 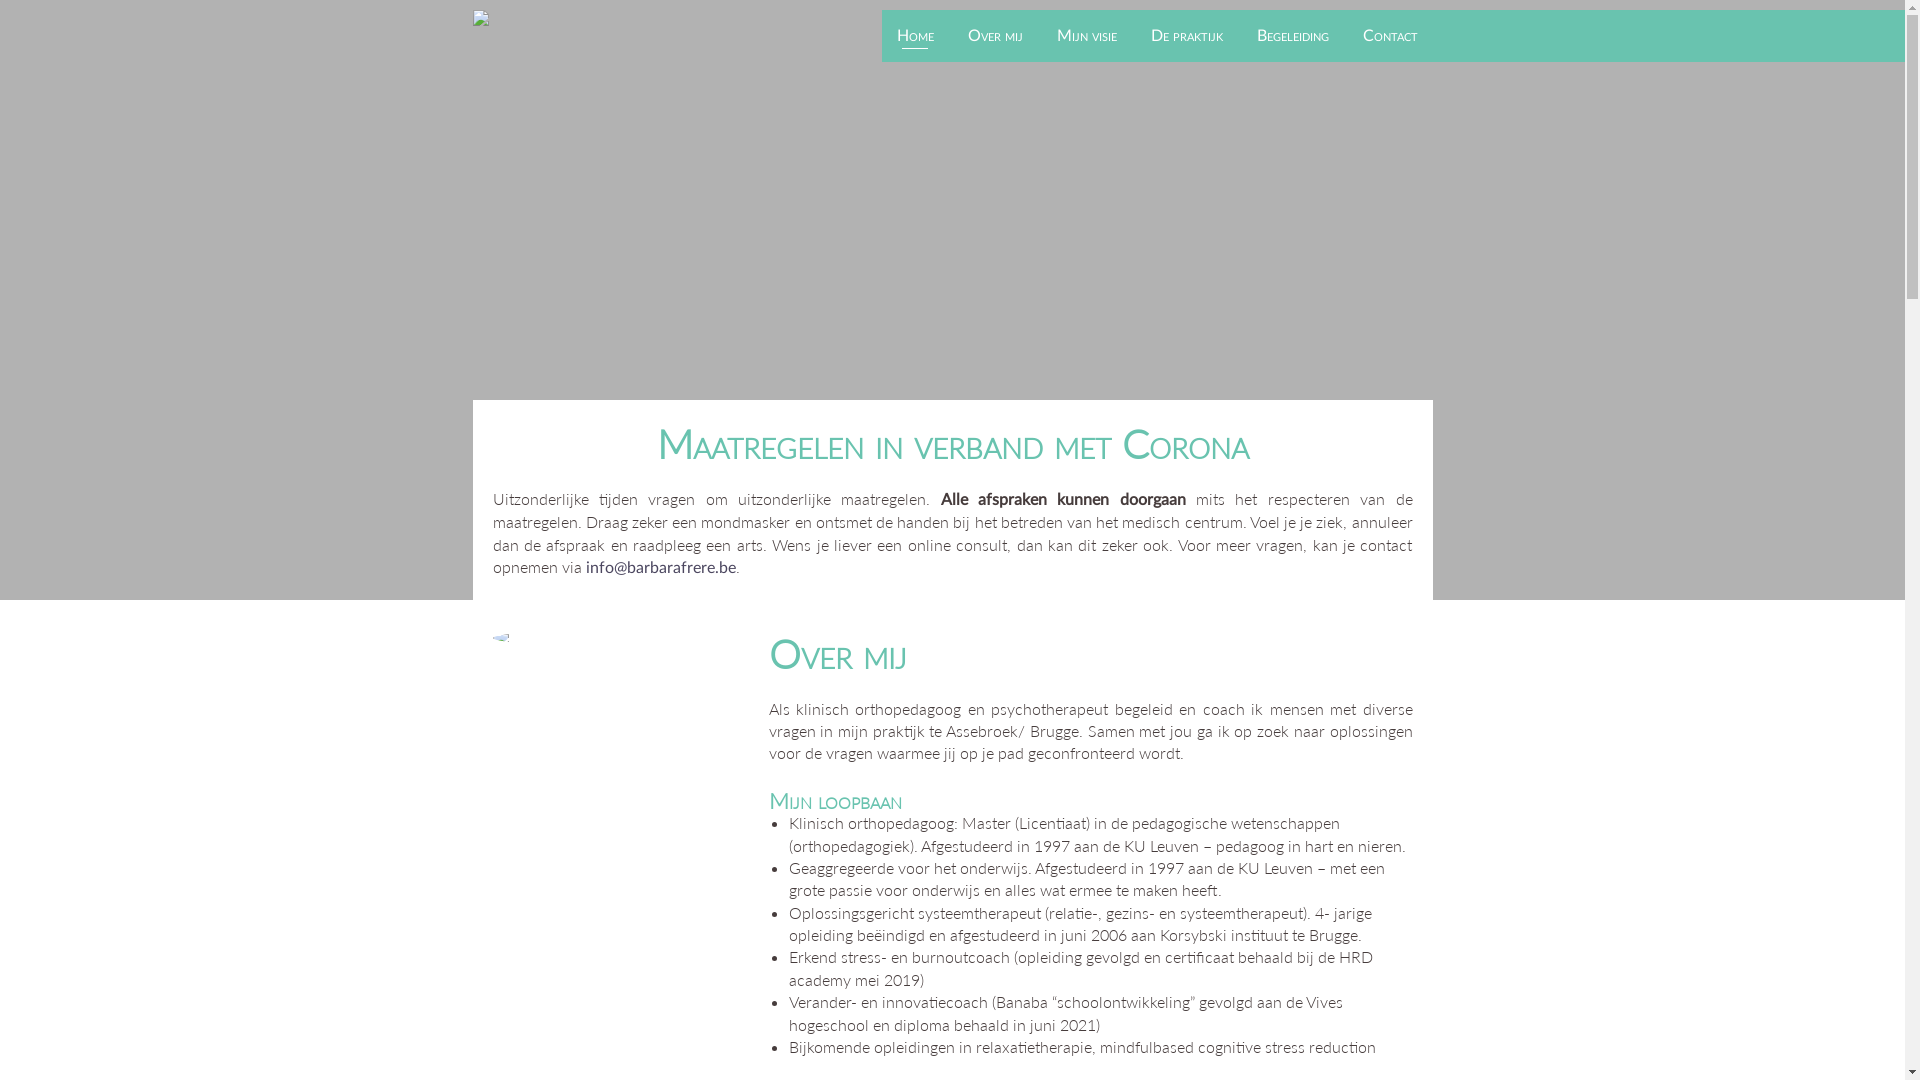 What do you see at coordinates (1292, 35) in the screenshot?
I see `'Begeleiding'` at bounding box center [1292, 35].